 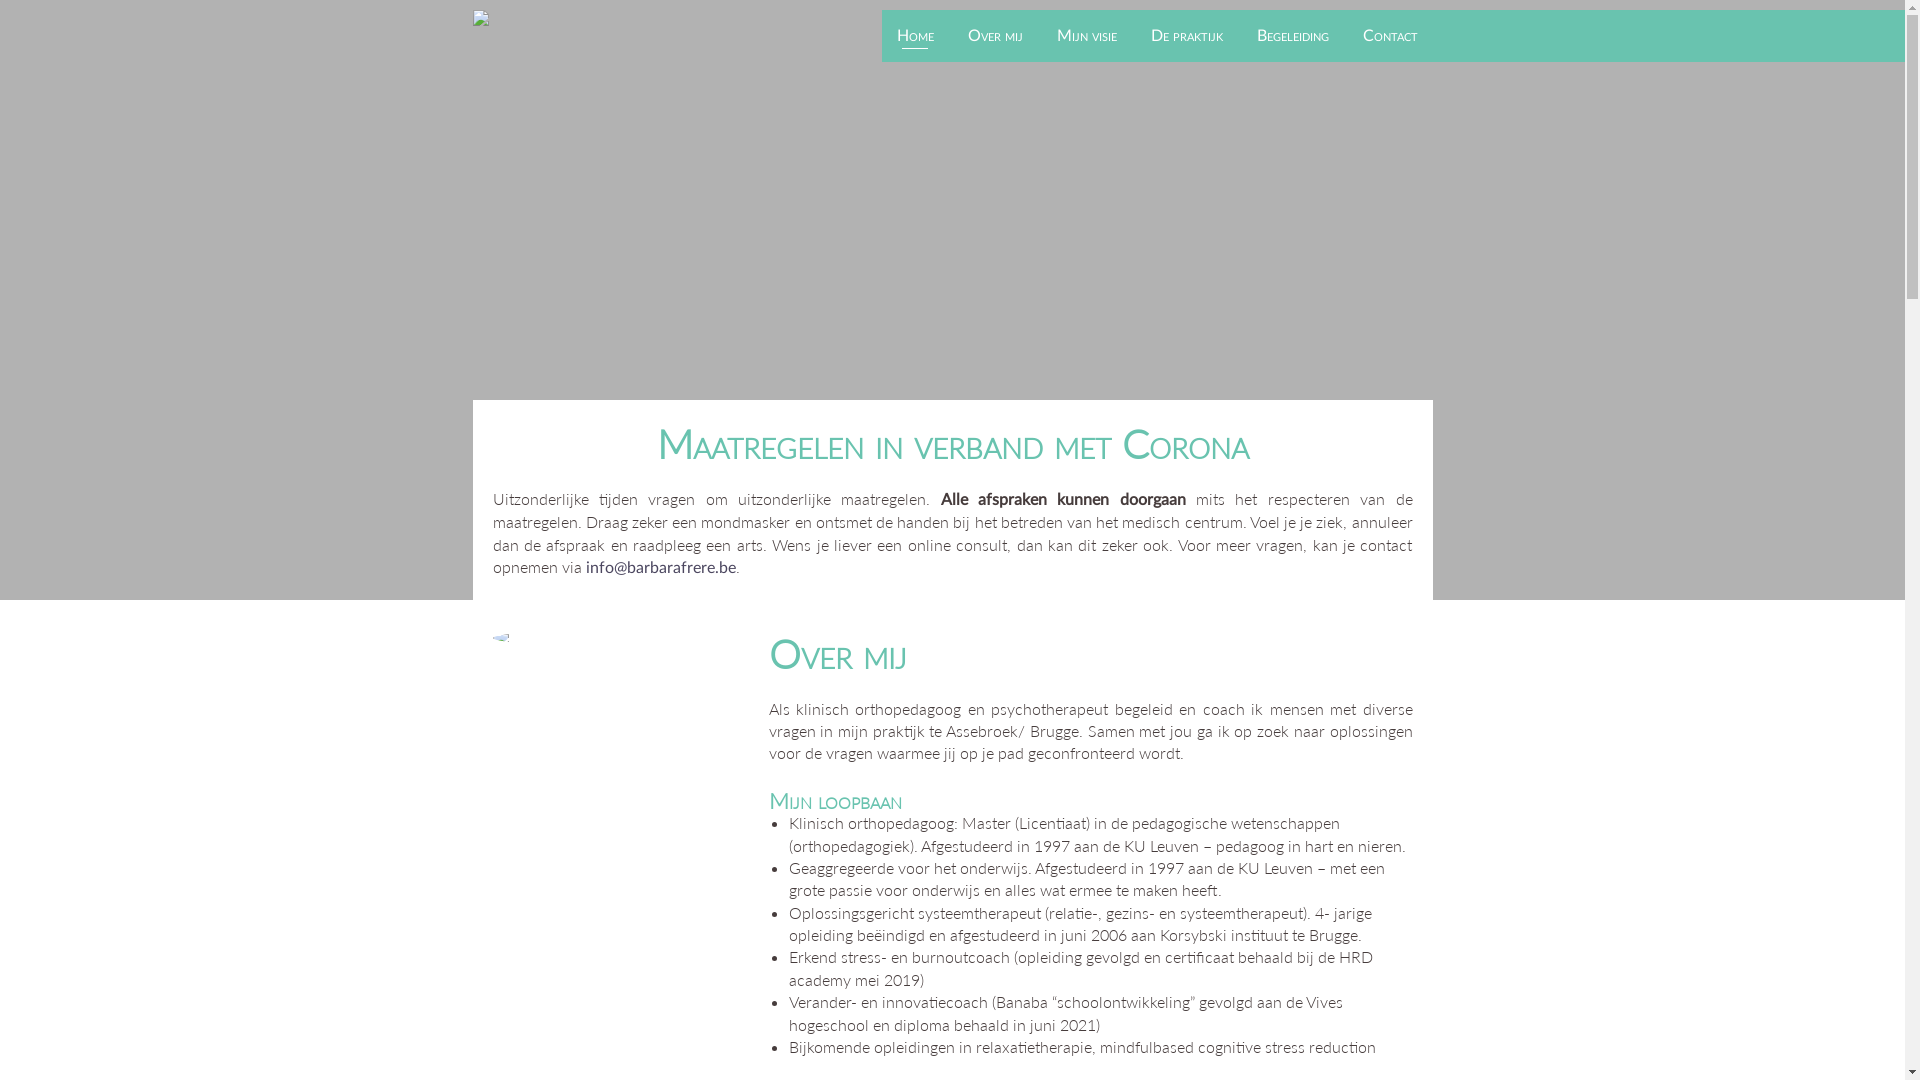 What do you see at coordinates (1292, 35) in the screenshot?
I see `'Begeleiding'` at bounding box center [1292, 35].